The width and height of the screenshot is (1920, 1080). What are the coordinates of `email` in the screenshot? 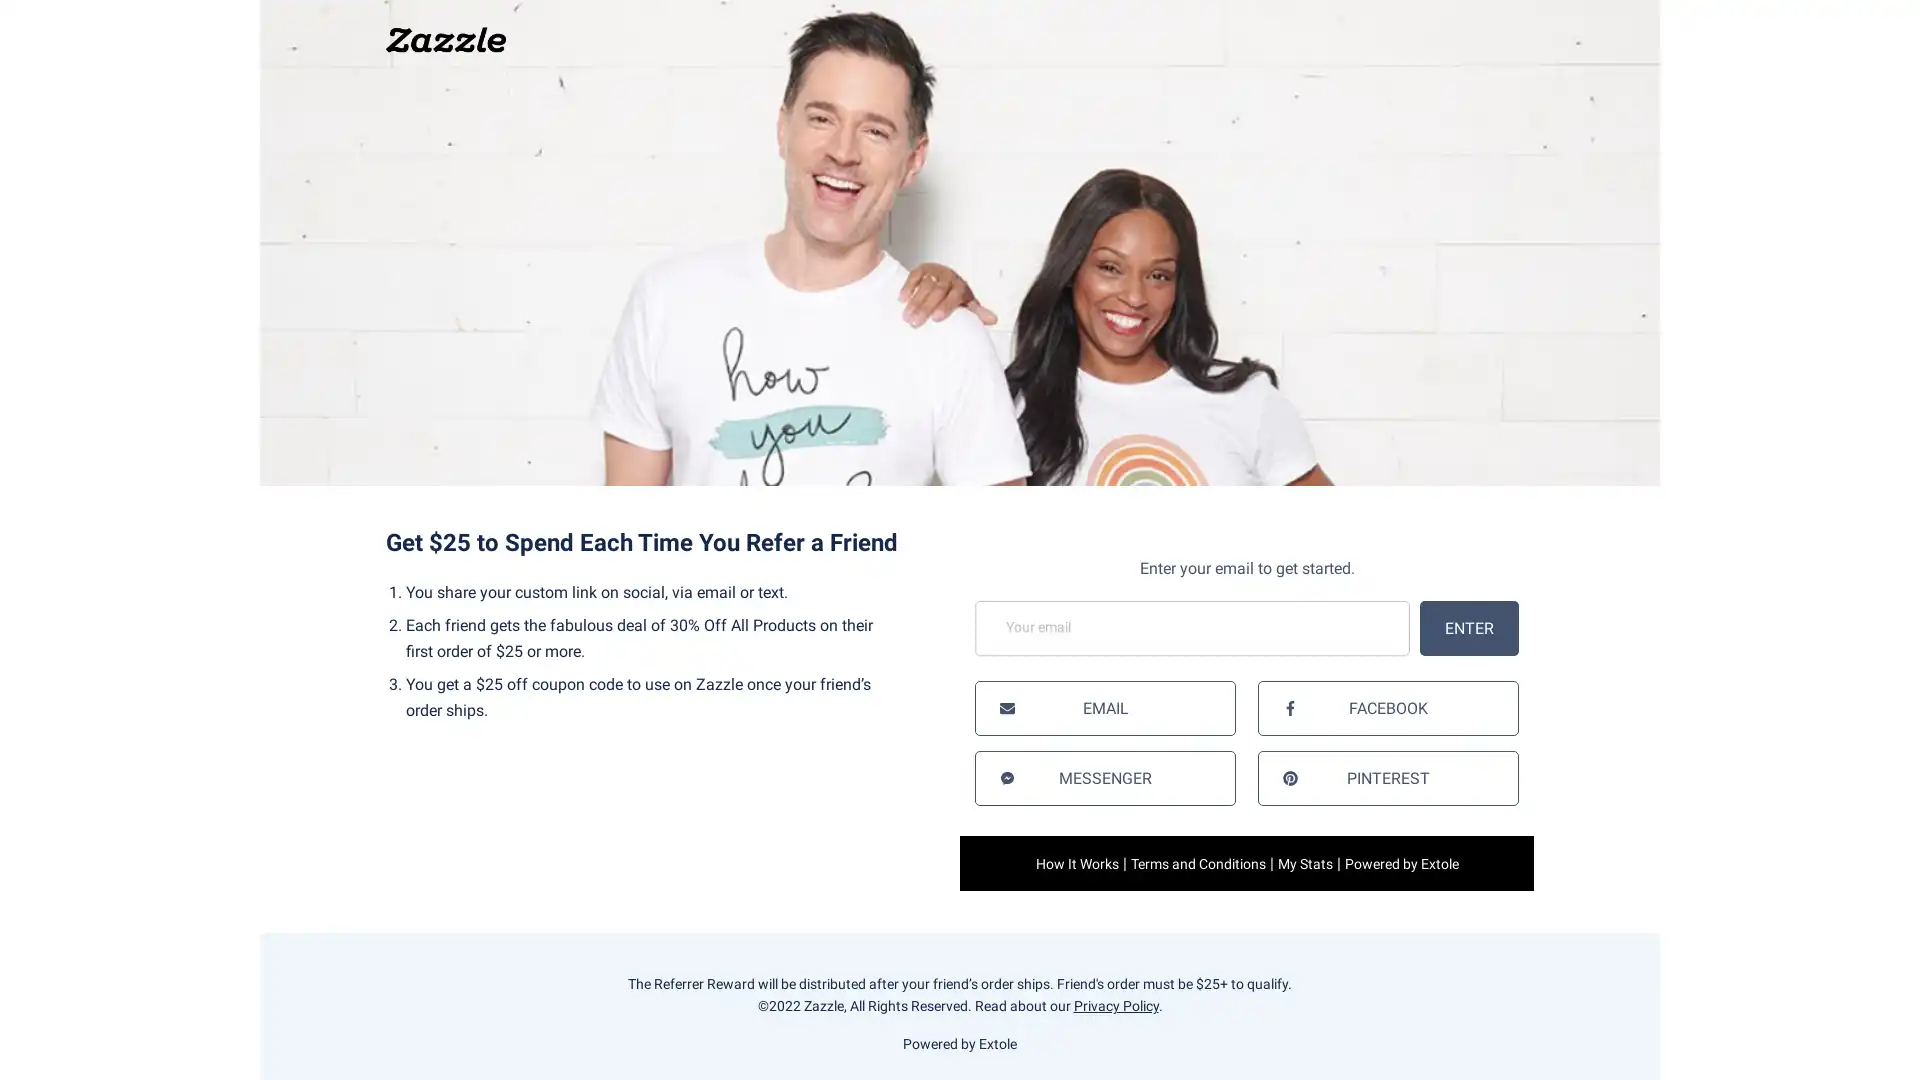 It's located at (1104, 706).